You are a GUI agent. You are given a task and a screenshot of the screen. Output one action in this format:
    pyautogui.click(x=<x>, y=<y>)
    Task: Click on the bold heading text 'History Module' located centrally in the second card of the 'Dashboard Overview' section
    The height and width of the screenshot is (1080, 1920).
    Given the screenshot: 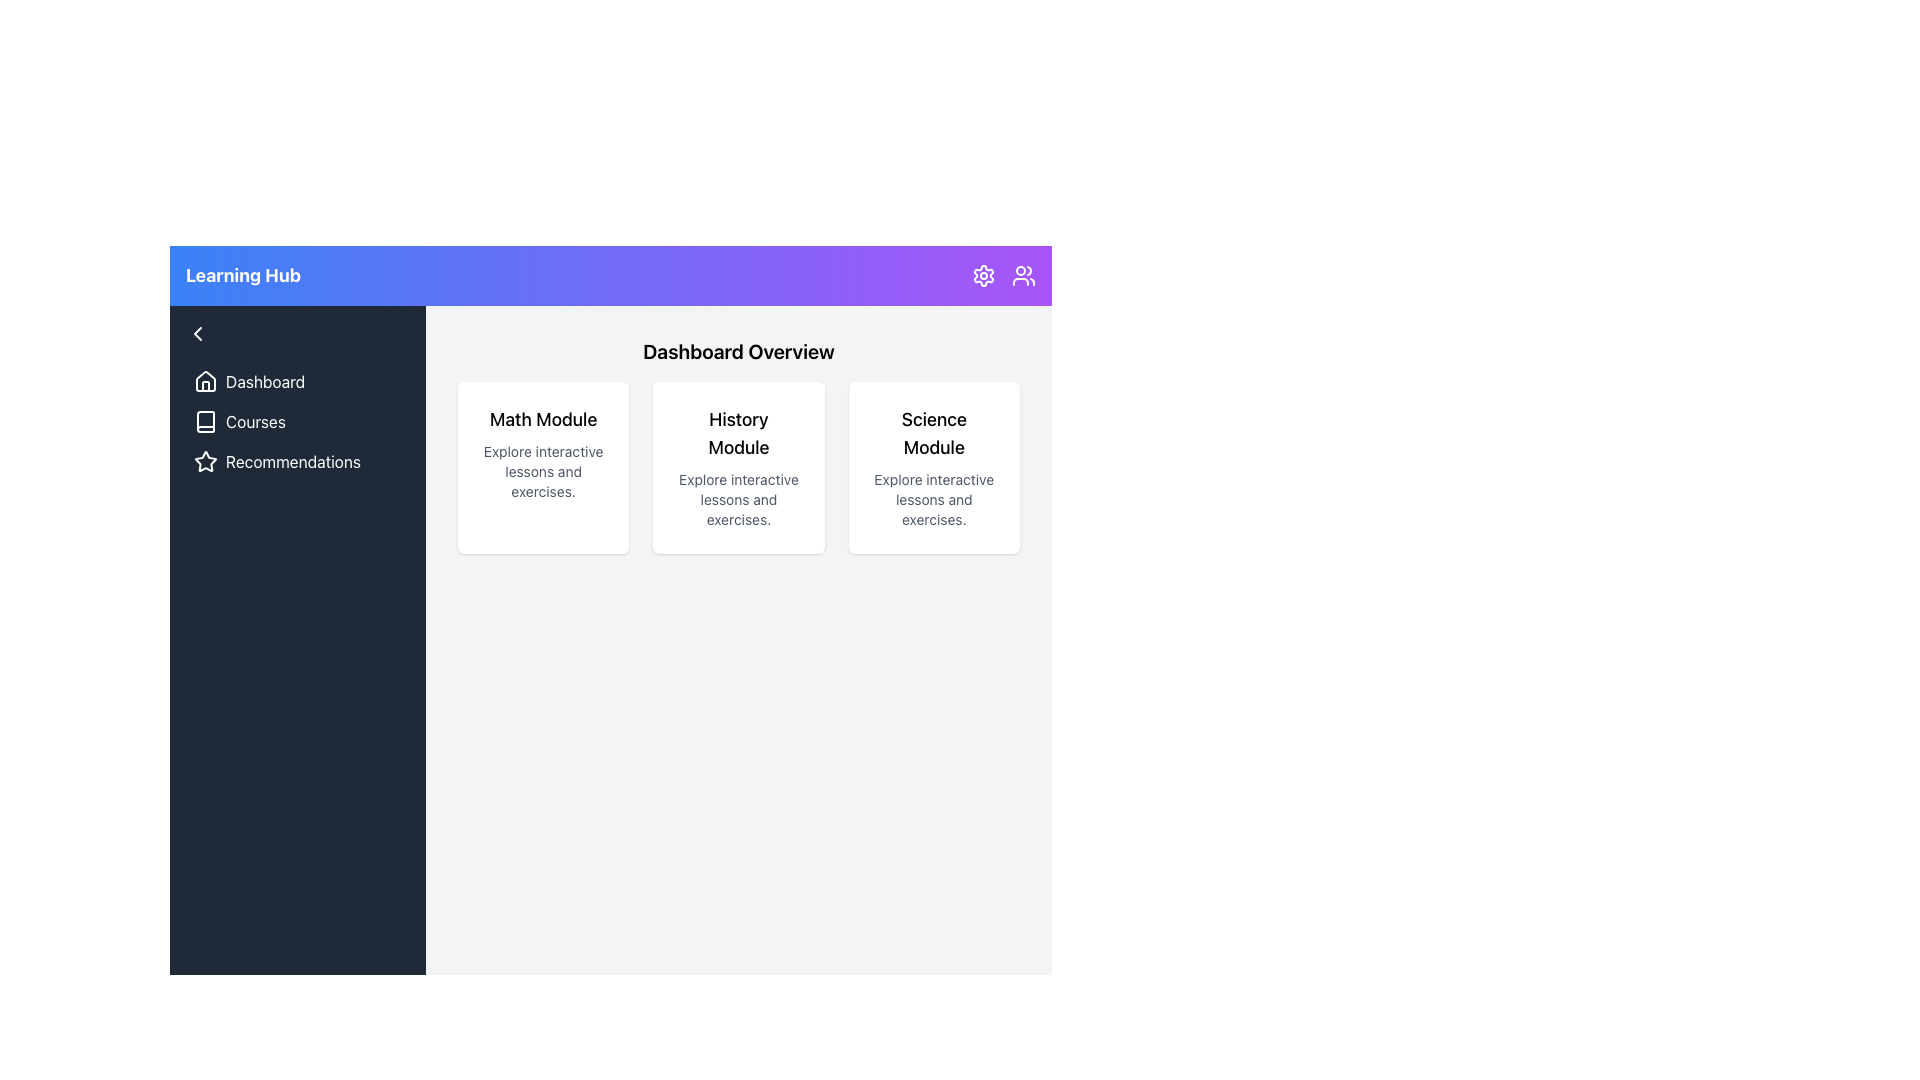 What is the action you would take?
    pyautogui.click(x=738, y=433)
    